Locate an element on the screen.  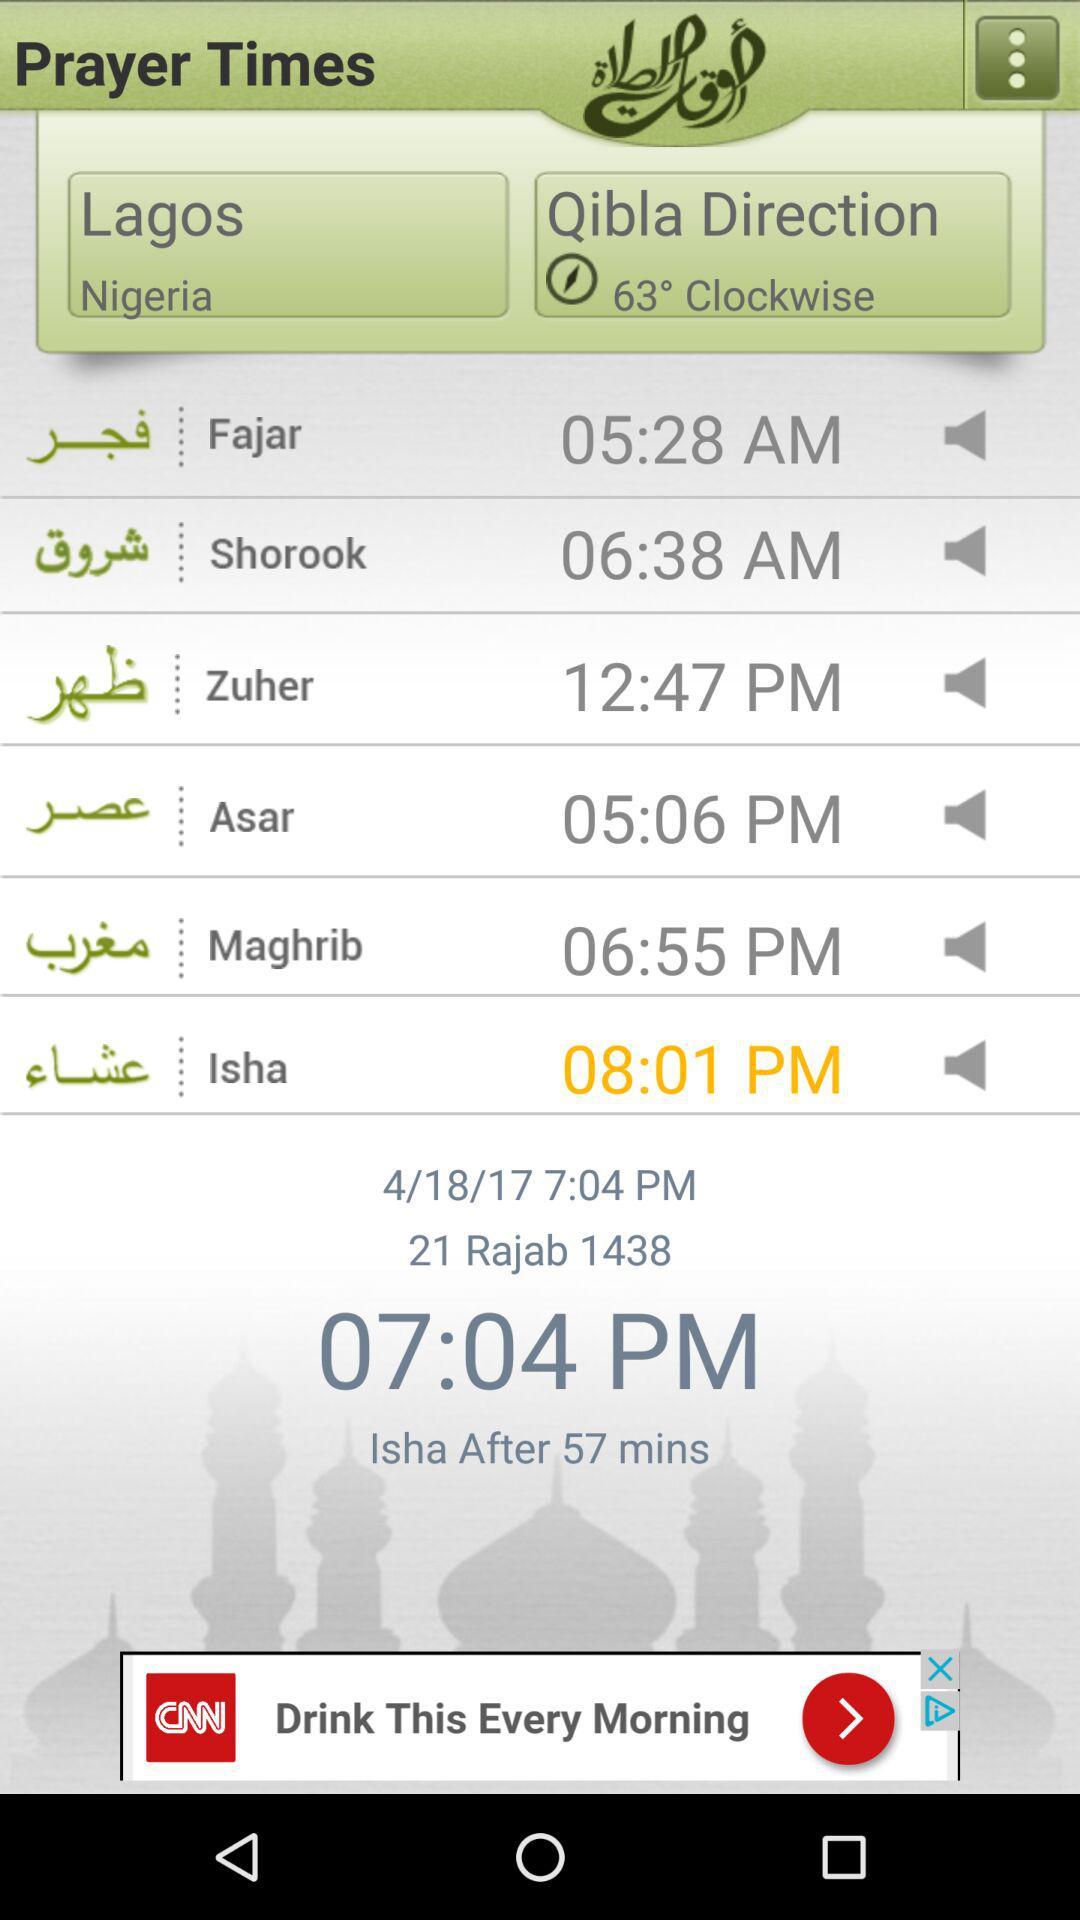
hear audio is located at coordinates (981, 553).